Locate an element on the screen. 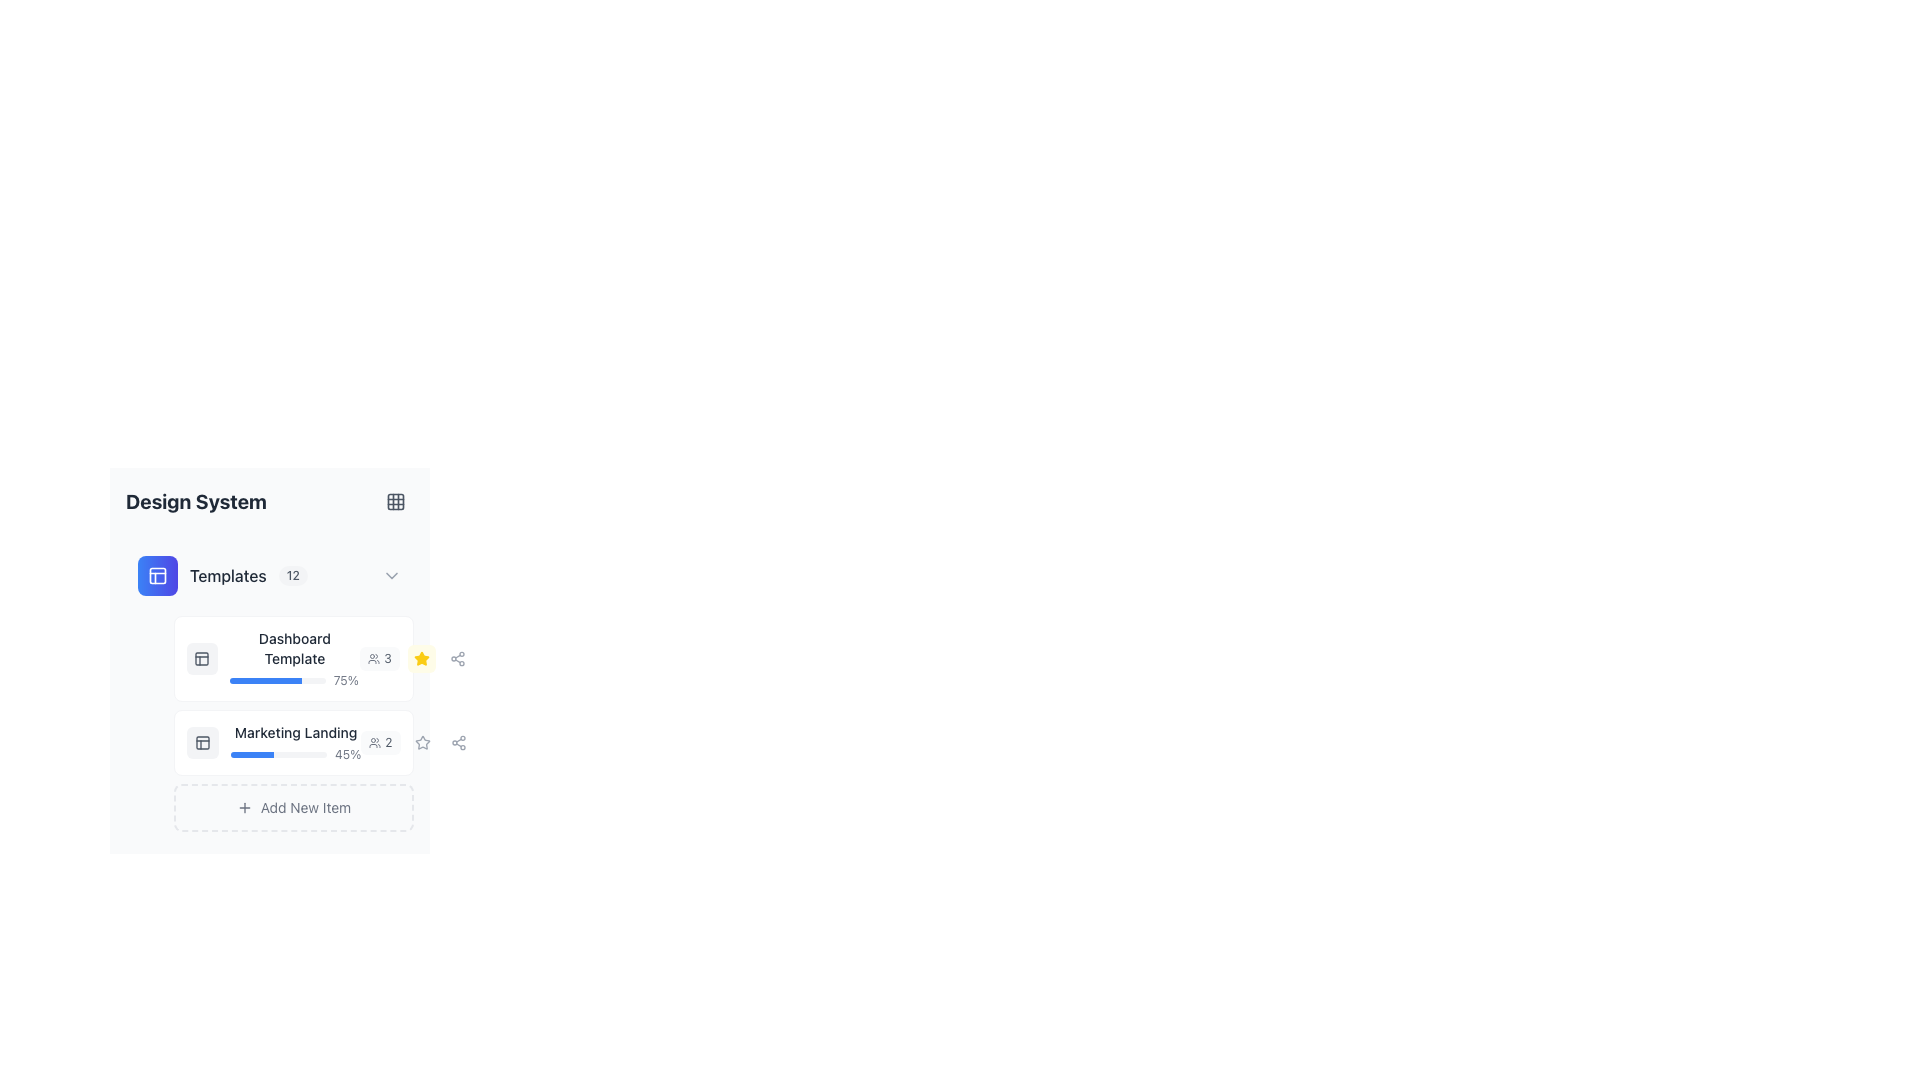 The height and width of the screenshot is (1080, 1920). the golden-yellow star icon, which is part of the design system UI and indicates a rating or favorite feature is located at coordinates (420, 658).